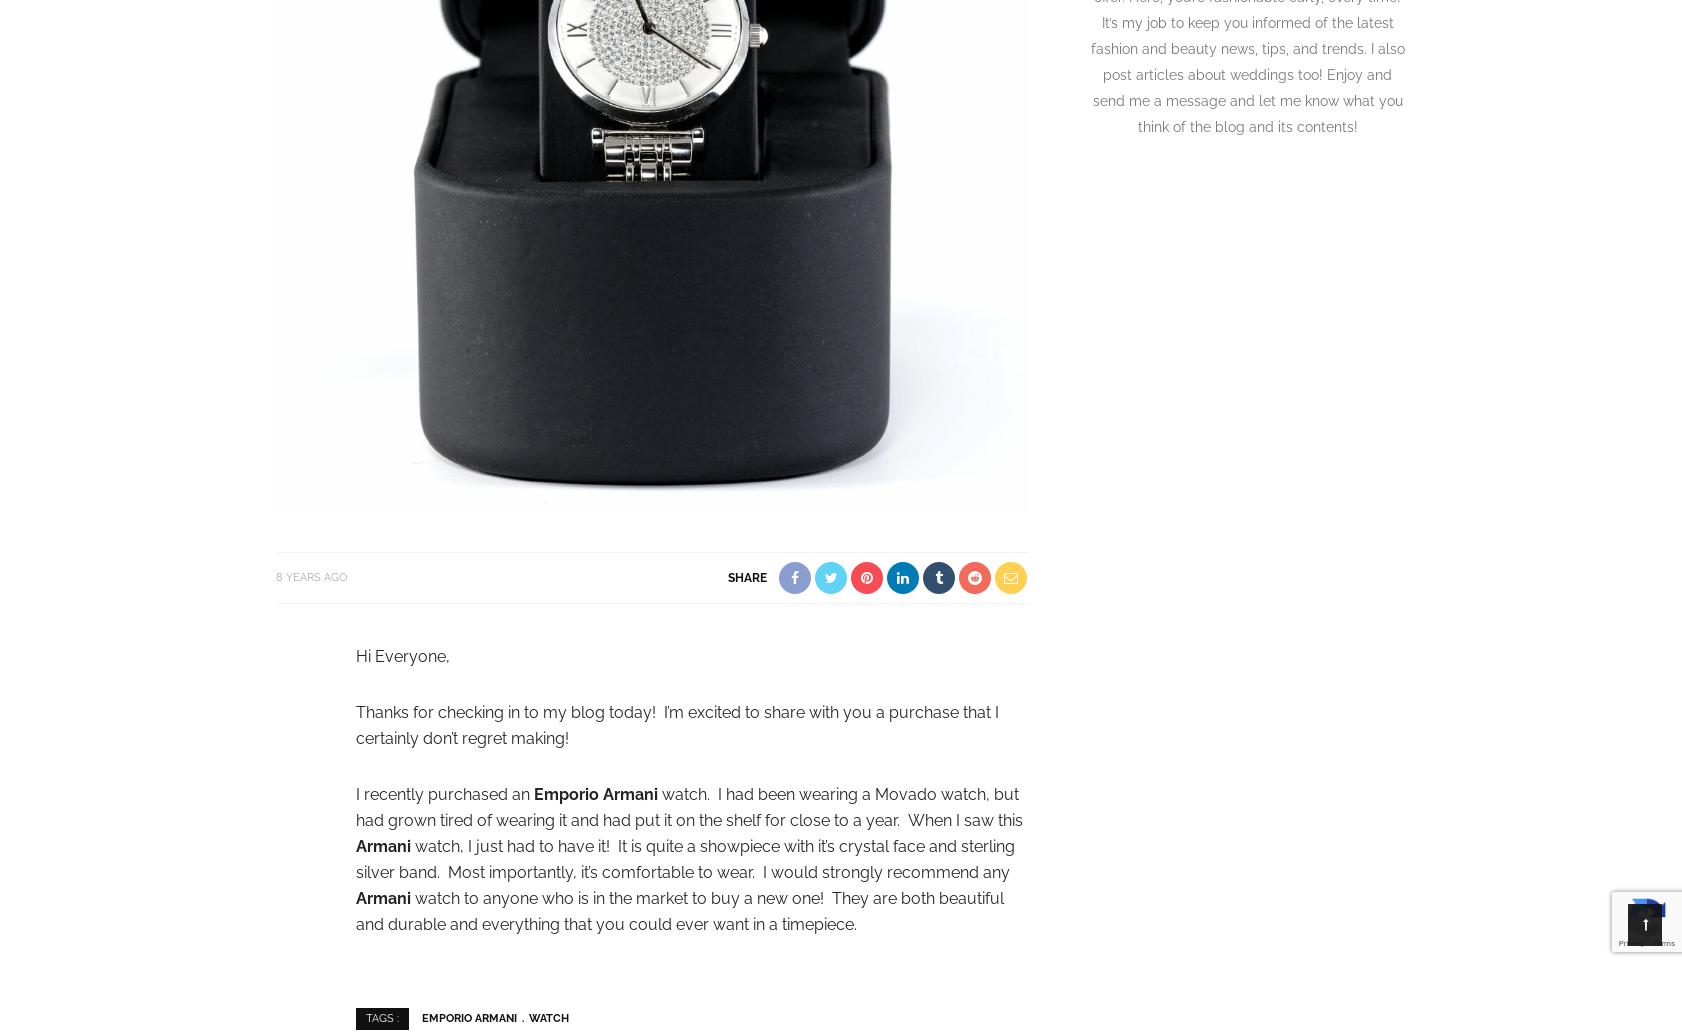  What do you see at coordinates (310, 577) in the screenshot?
I see `'8 years ago'` at bounding box center [310, 577].